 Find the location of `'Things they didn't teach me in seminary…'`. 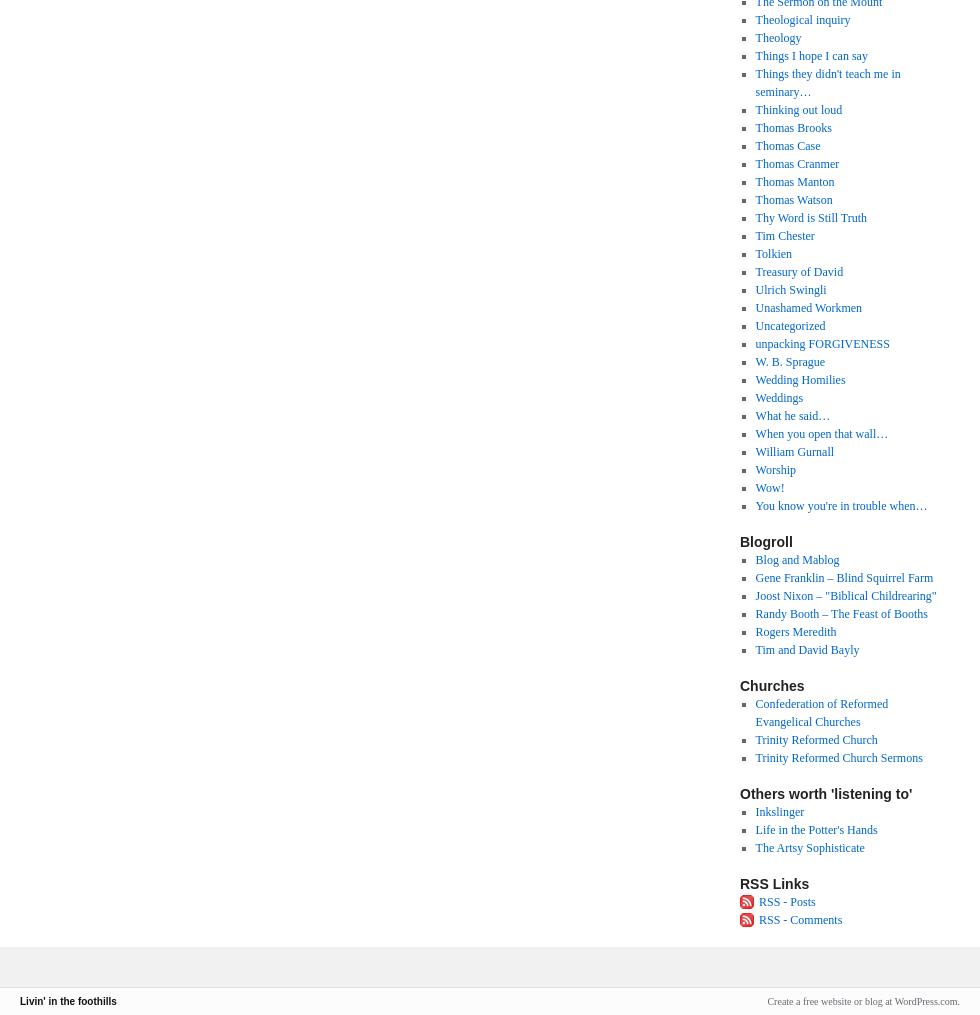

'Things they didn't teach me in seminary…' is located at coordinates (827, 83).